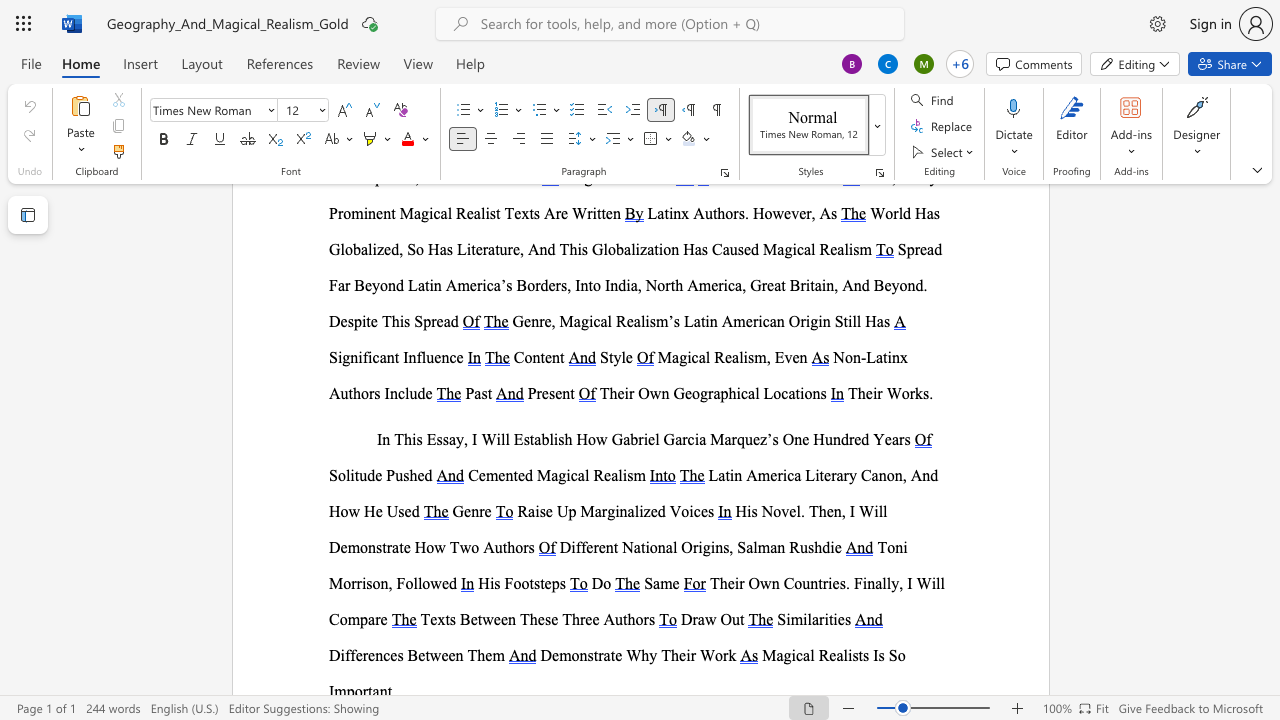  I want to click on the space between the continuous character "n" and "t" in the text, so click(512, 475).